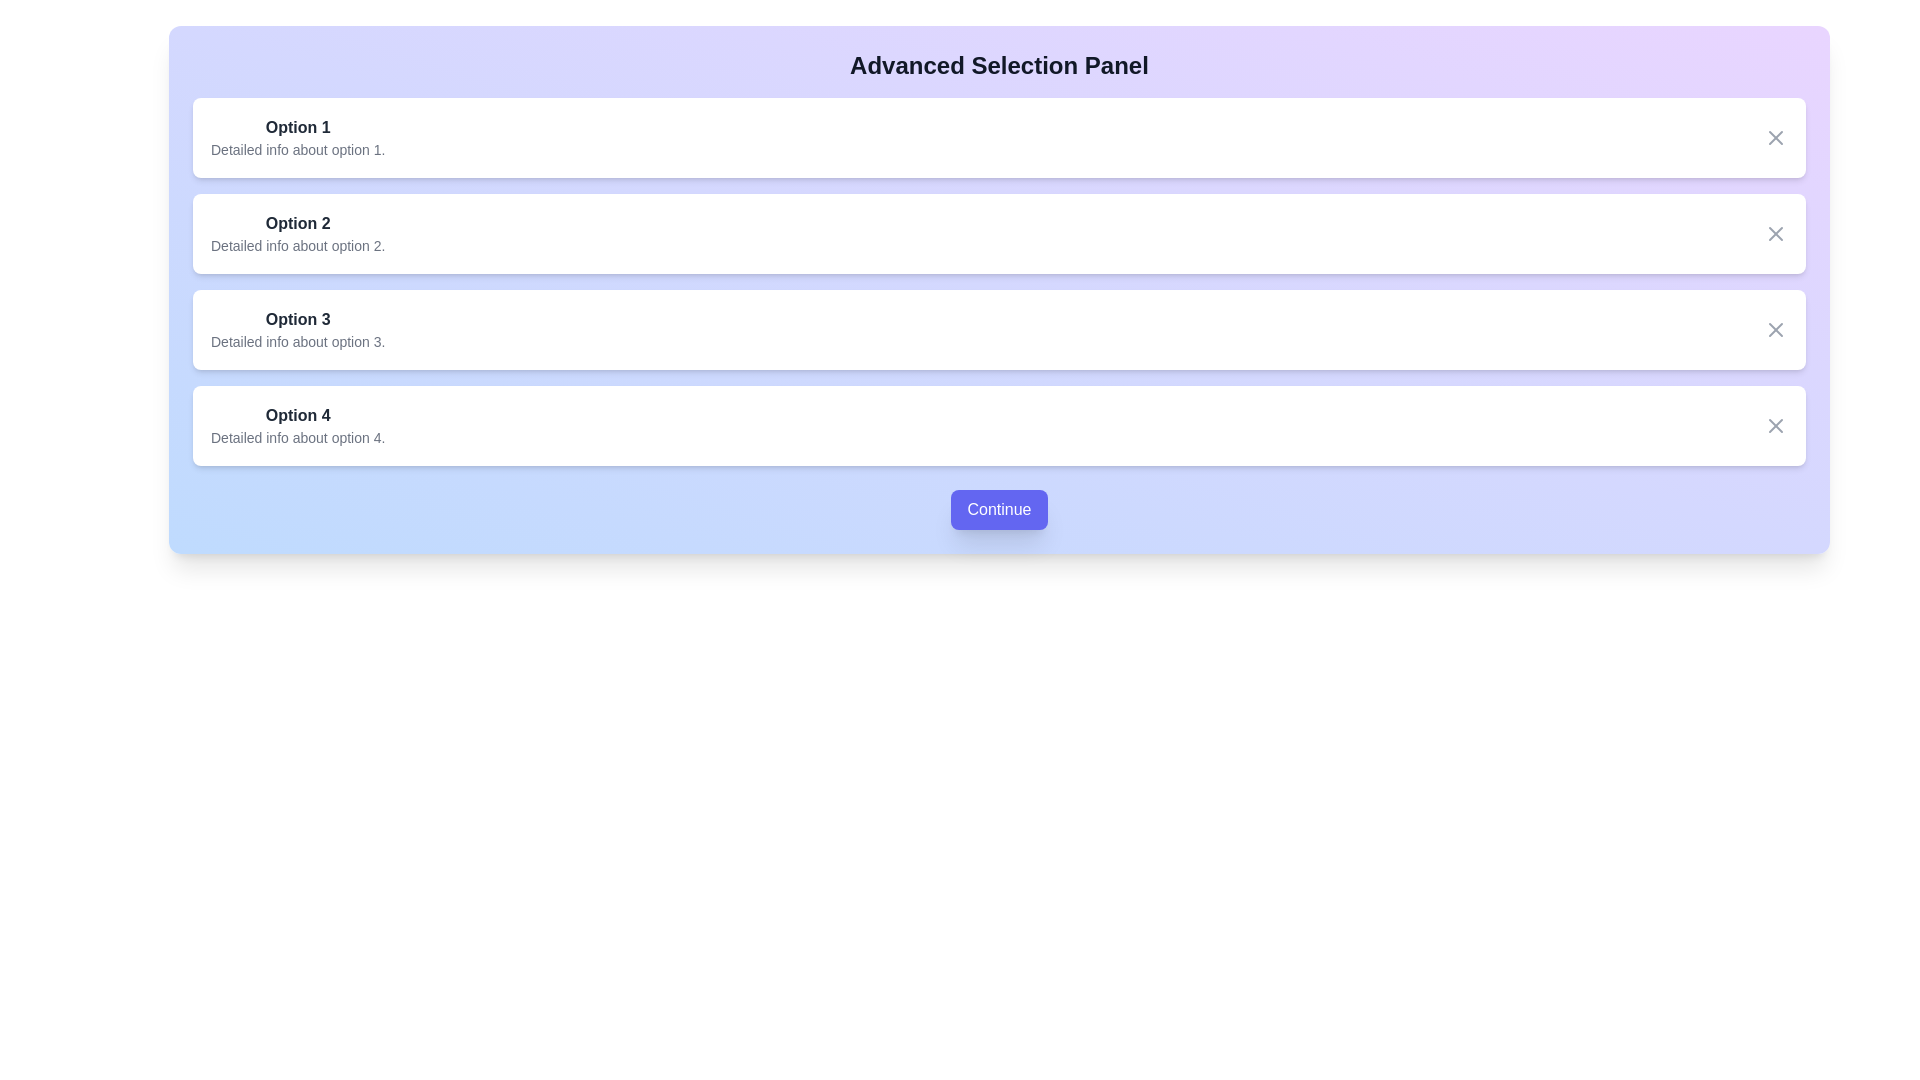  I want to click on the static text element providing supplementary information for 'Option 3' located within the 'Advanced Selection Panel', so click(297, 341).